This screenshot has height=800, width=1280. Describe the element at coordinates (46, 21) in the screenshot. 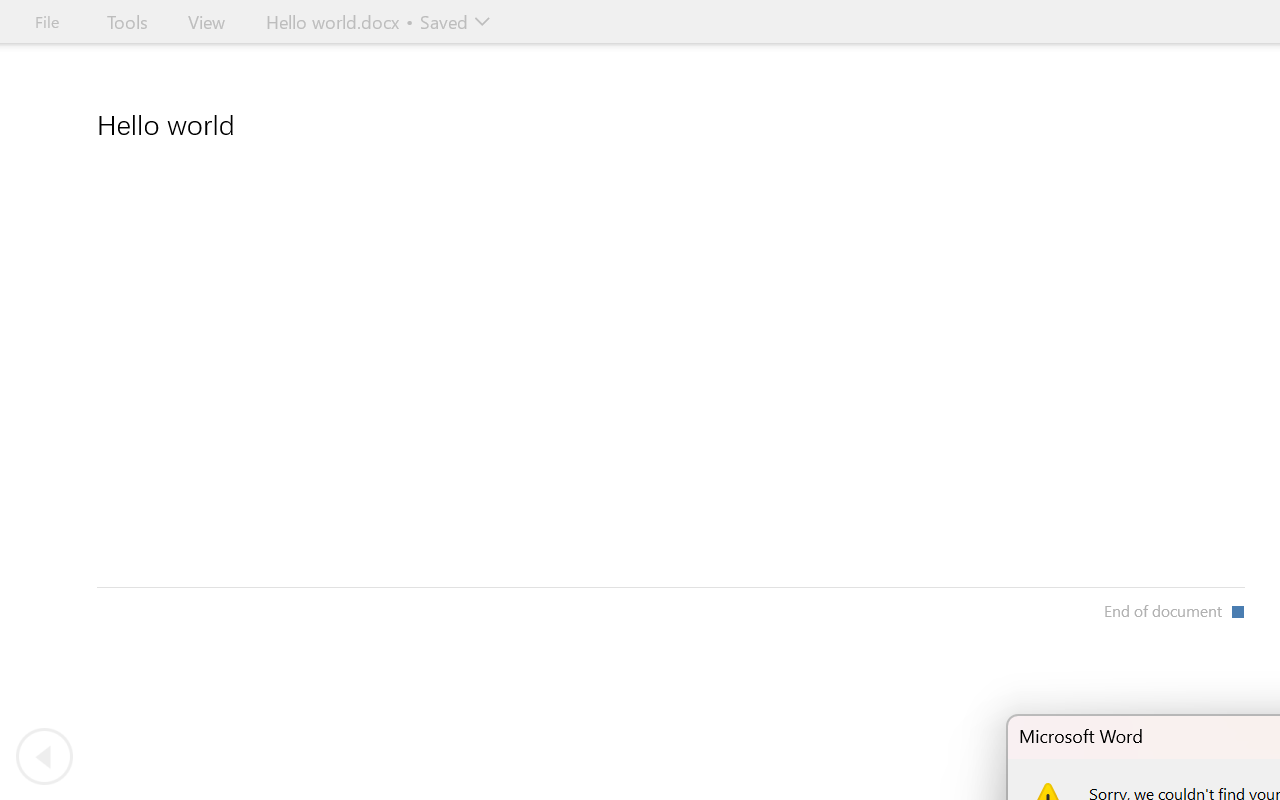

I see `'File Tab'` at that location.